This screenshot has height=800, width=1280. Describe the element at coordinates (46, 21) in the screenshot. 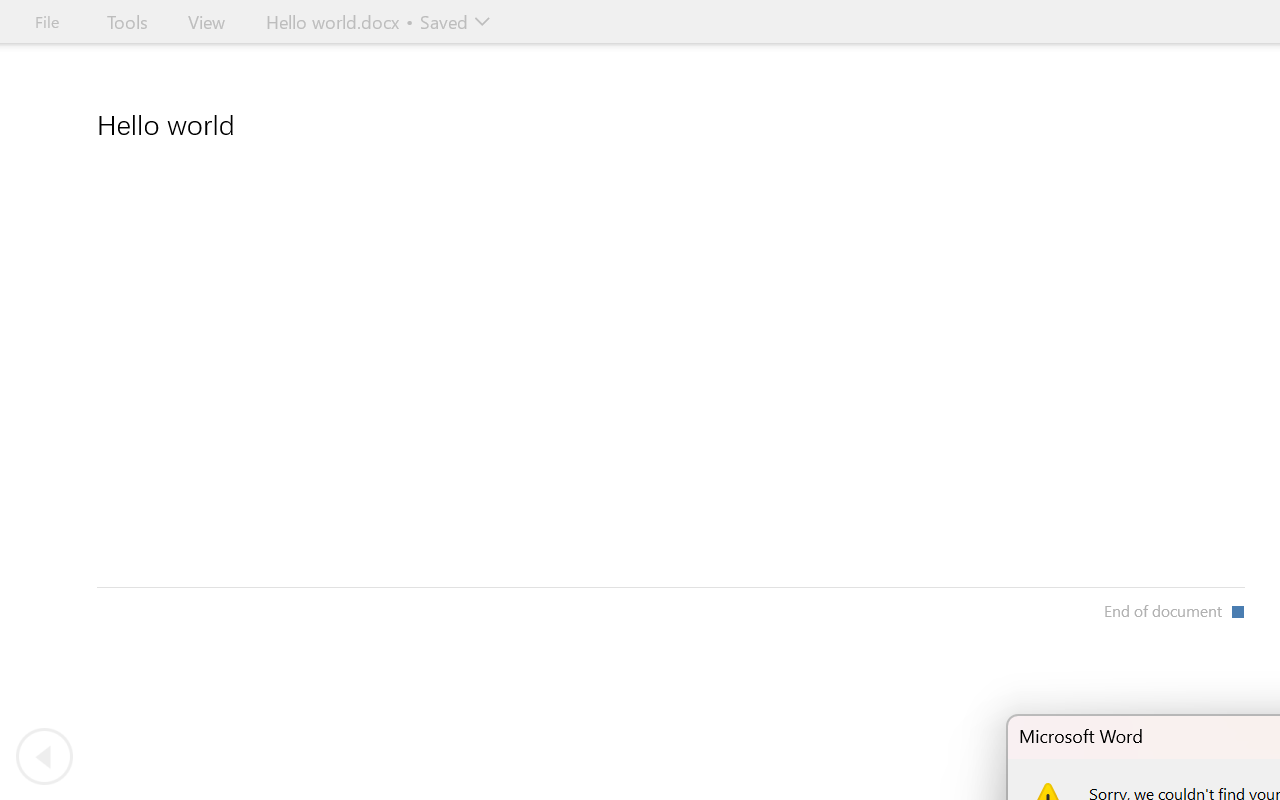

I see `'File Tab'` at that location.